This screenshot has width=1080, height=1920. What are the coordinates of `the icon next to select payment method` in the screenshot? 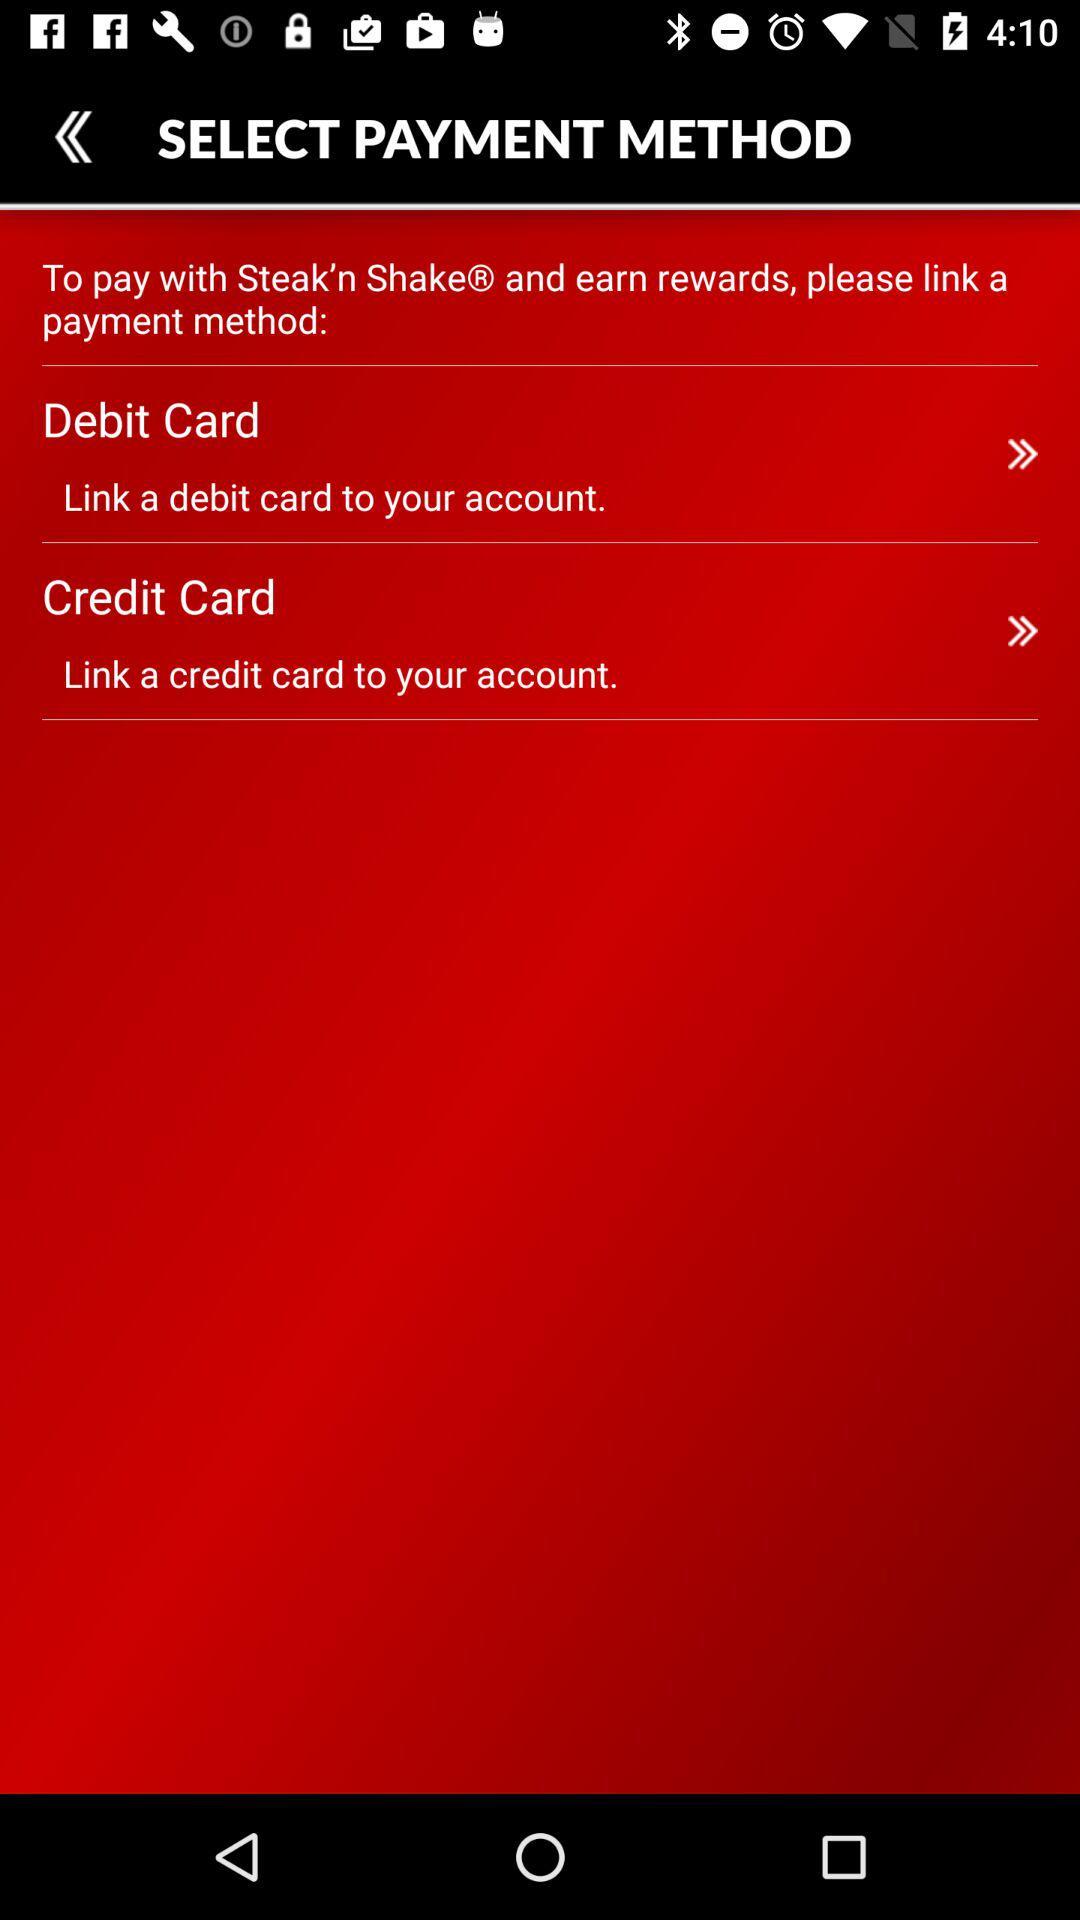 It's located at (72, 135).